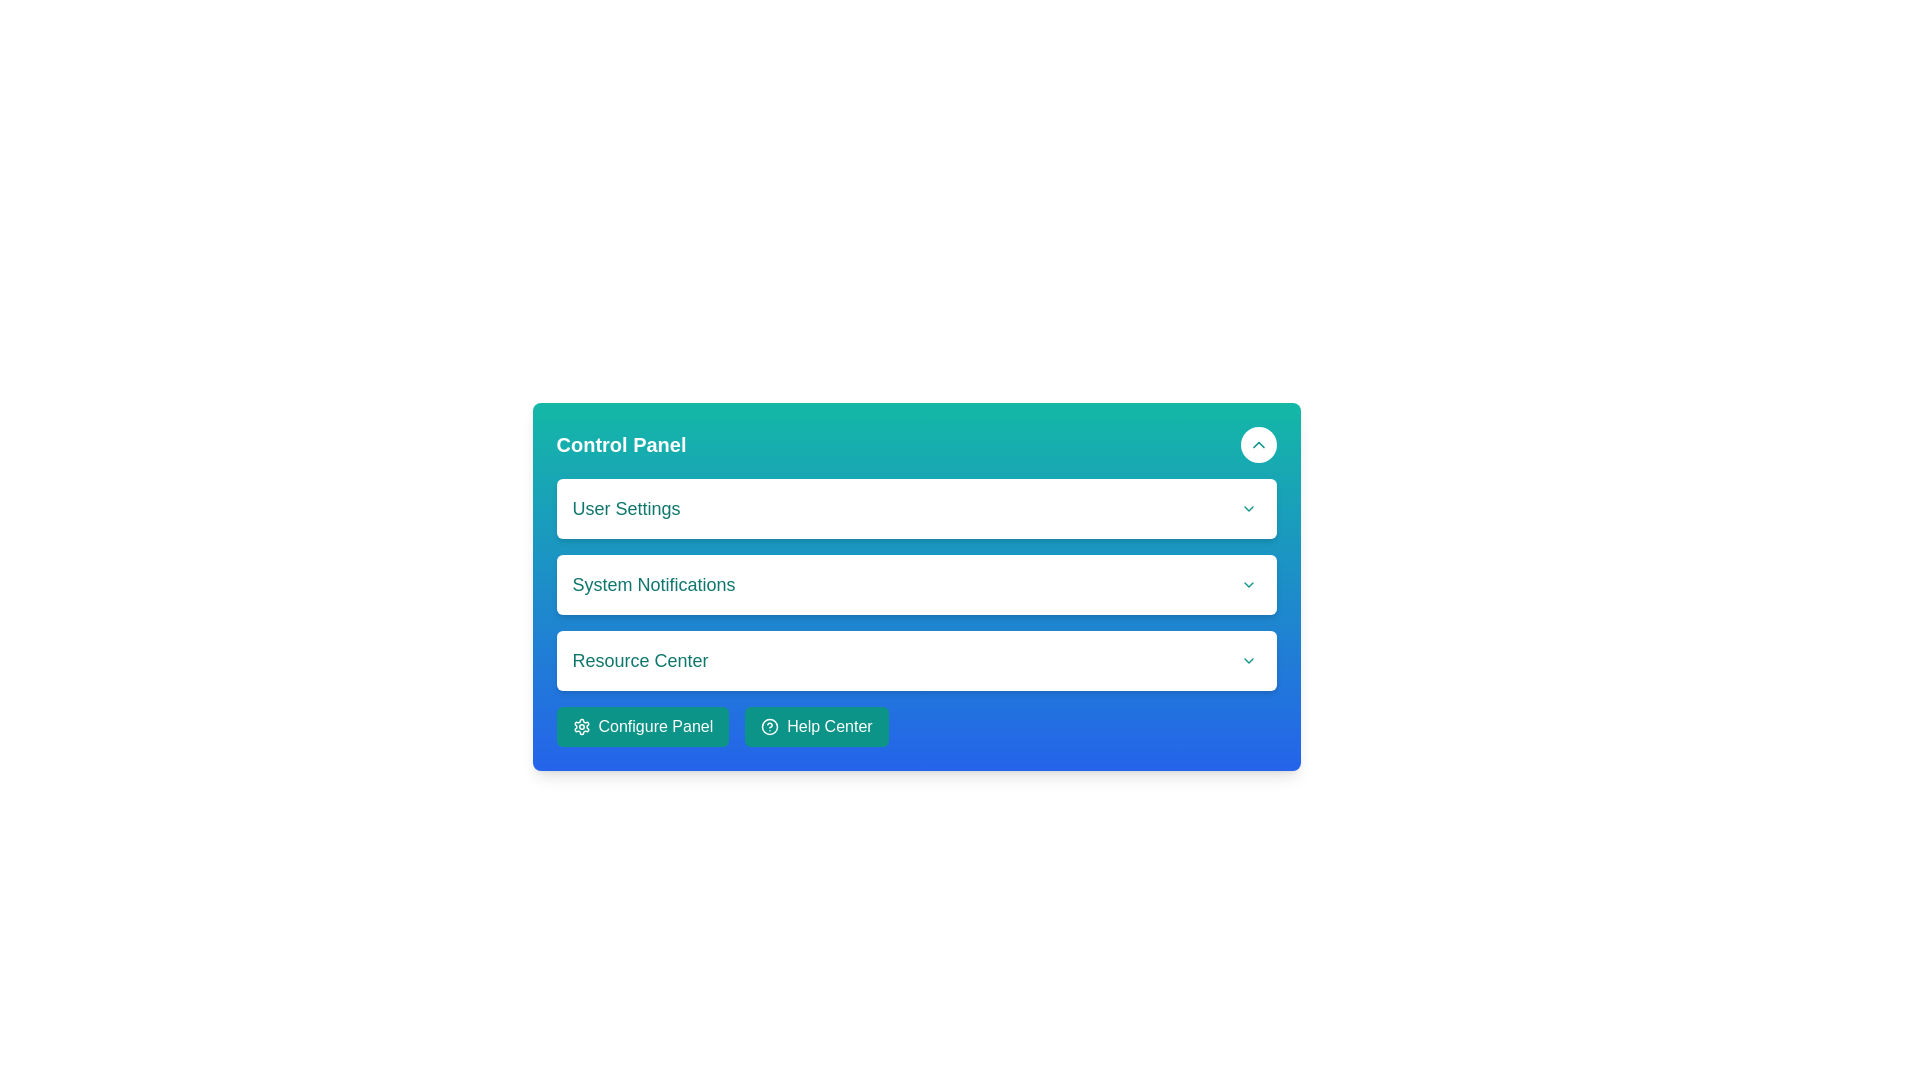 This screenshot has height=1080, width=1920. Describe the element at coordinates (915, 585) in the screenshot. I see `the 'System Notifications' dropdown menu located centrally in the 'Control Panel', which is the second item below 'User Settings'` at that location.